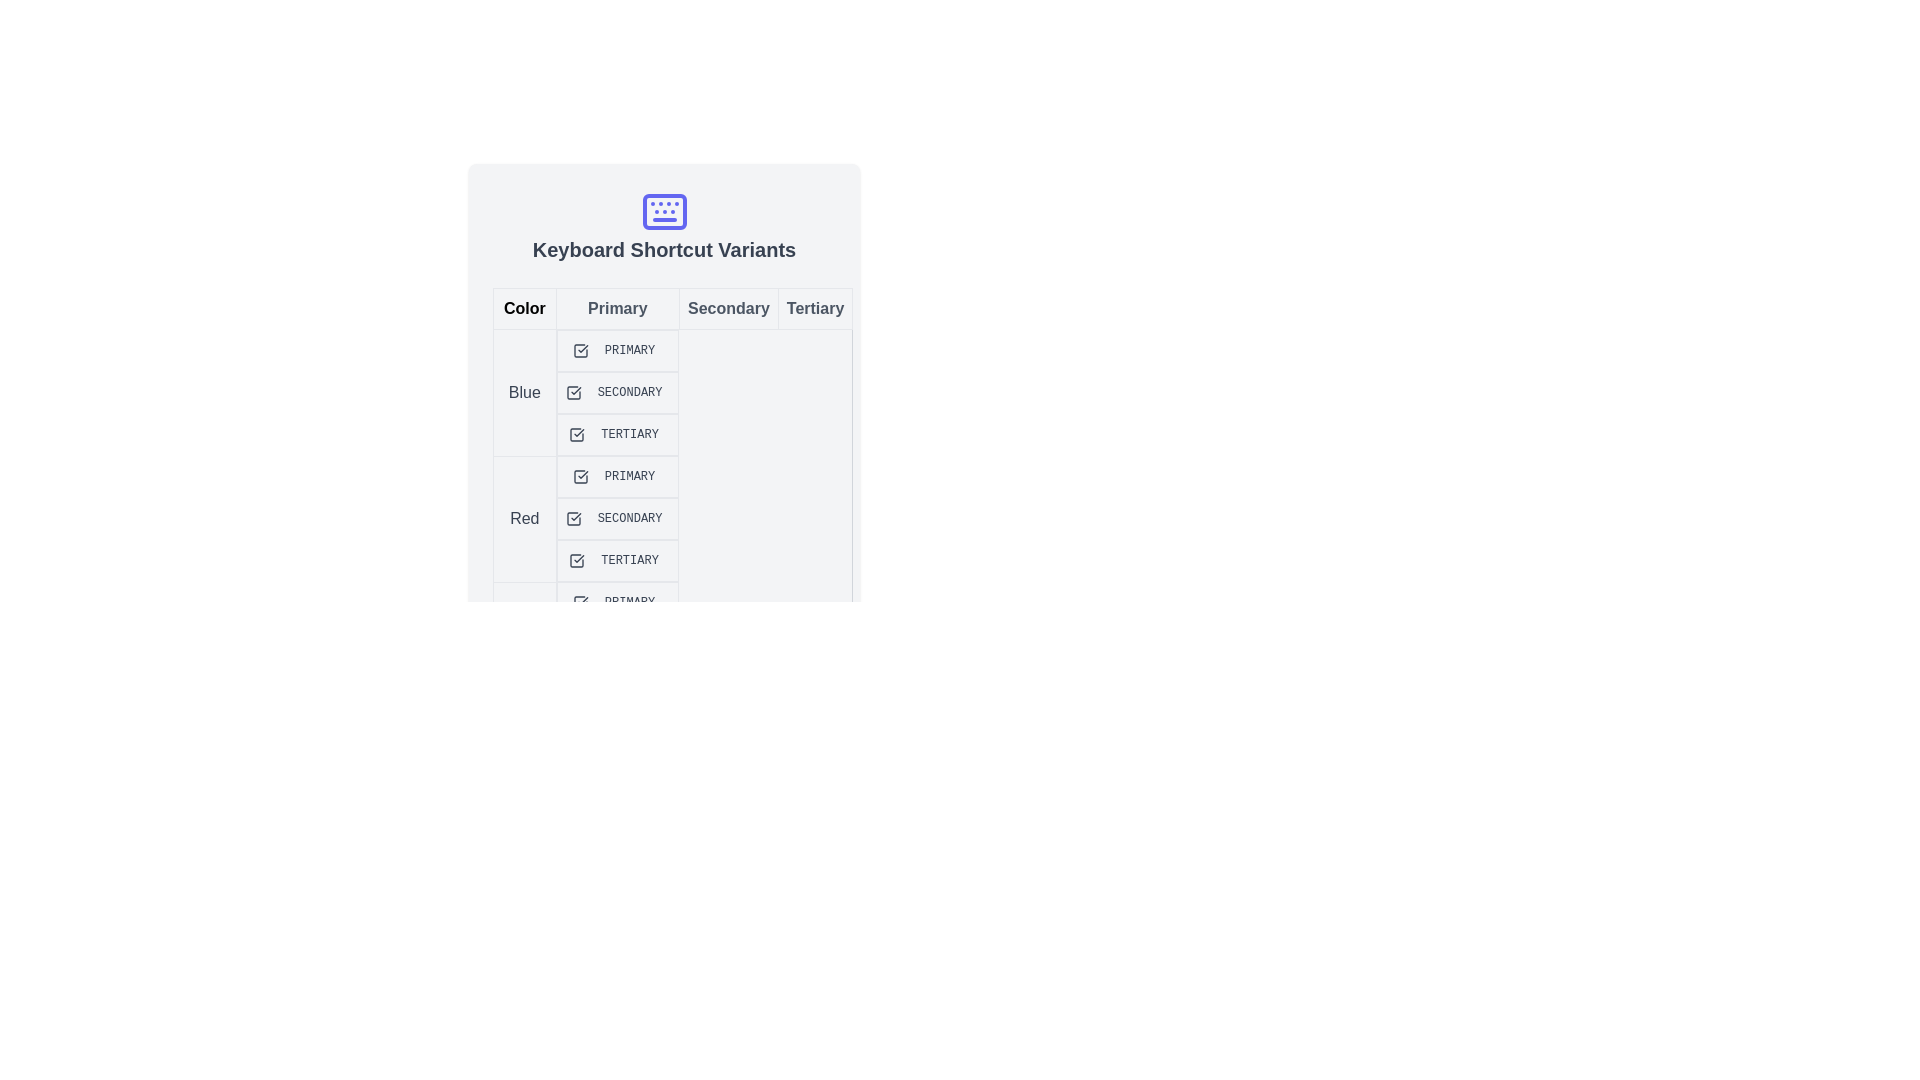 The image size is (1920, 1080). What do you see at coordinates (617, 518) in the screenshot?
I see `the 'Secondary' label associated with the checkbox in the 'Red' category` at bounding box center [617, 518].